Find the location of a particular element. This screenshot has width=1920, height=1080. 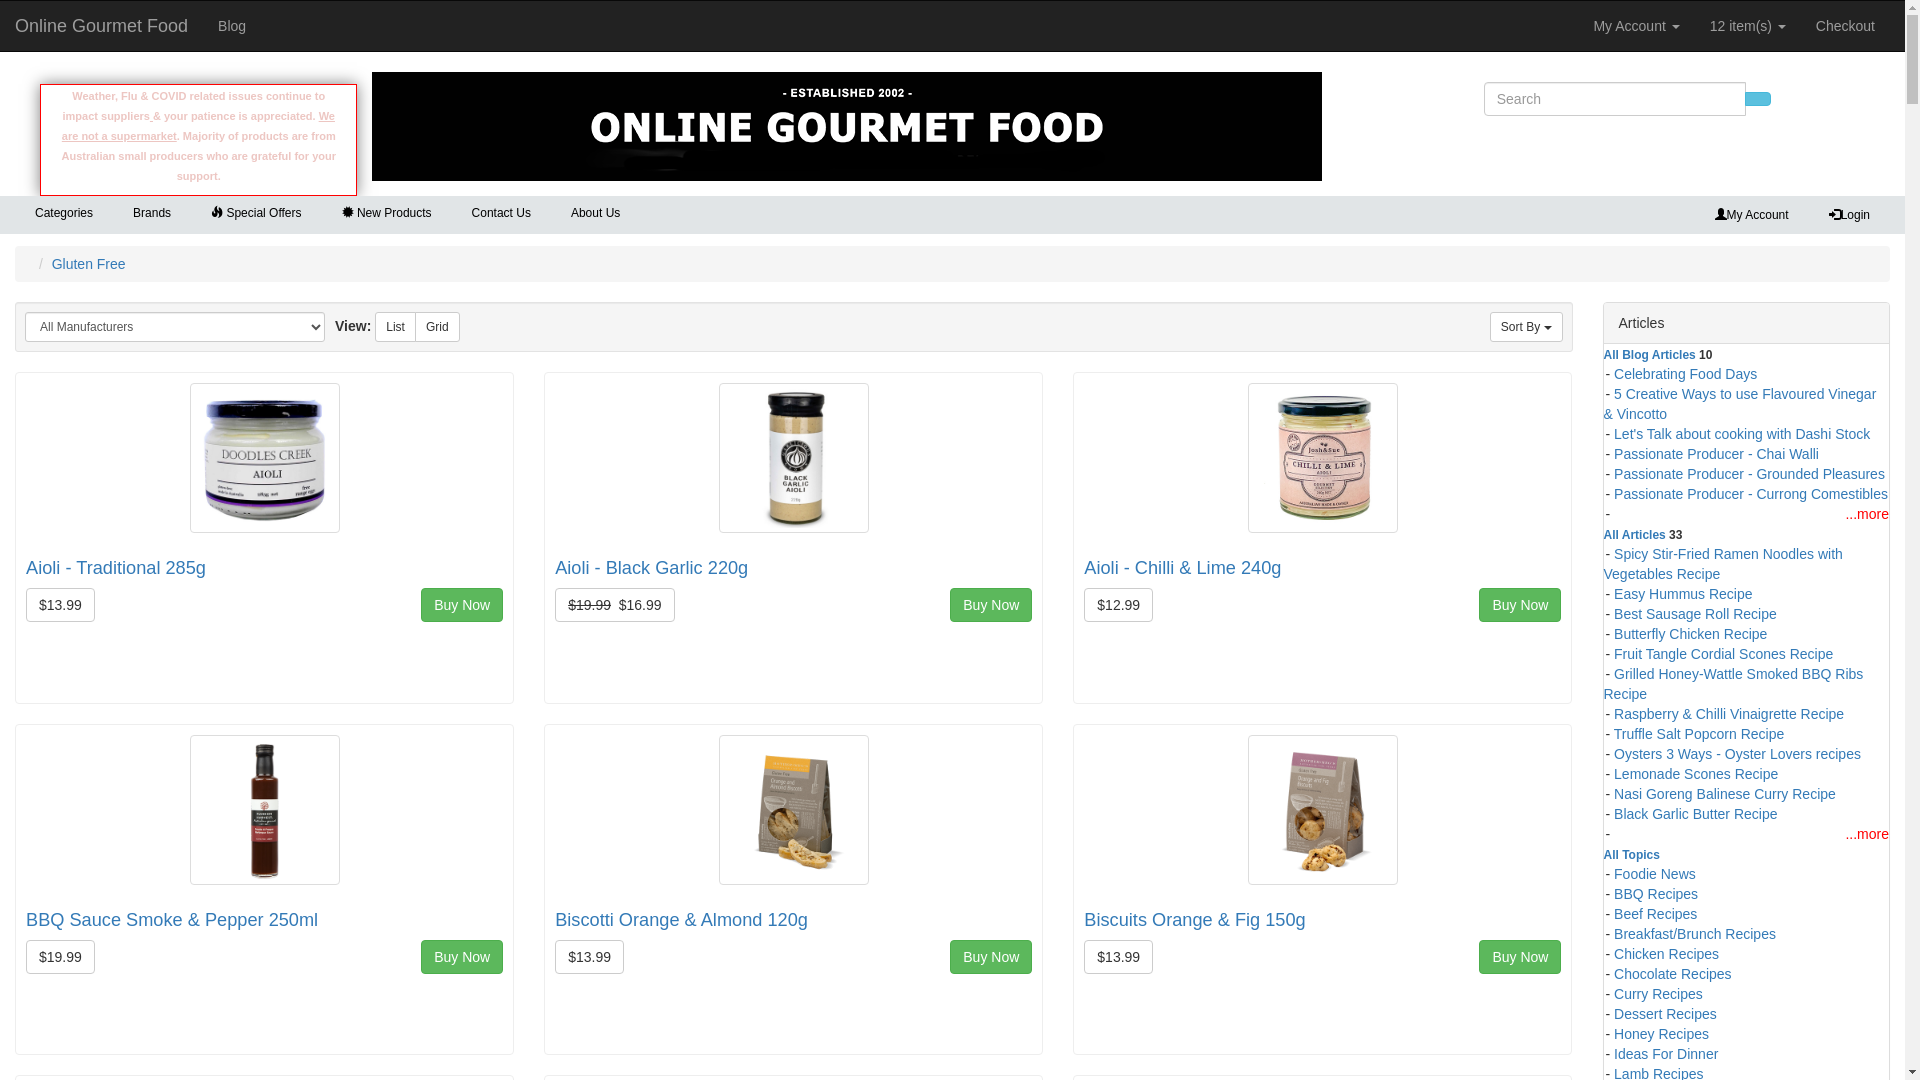

'Nasi Goreng Balinese Curry Recipe' is located at coordinates (1723, 790).